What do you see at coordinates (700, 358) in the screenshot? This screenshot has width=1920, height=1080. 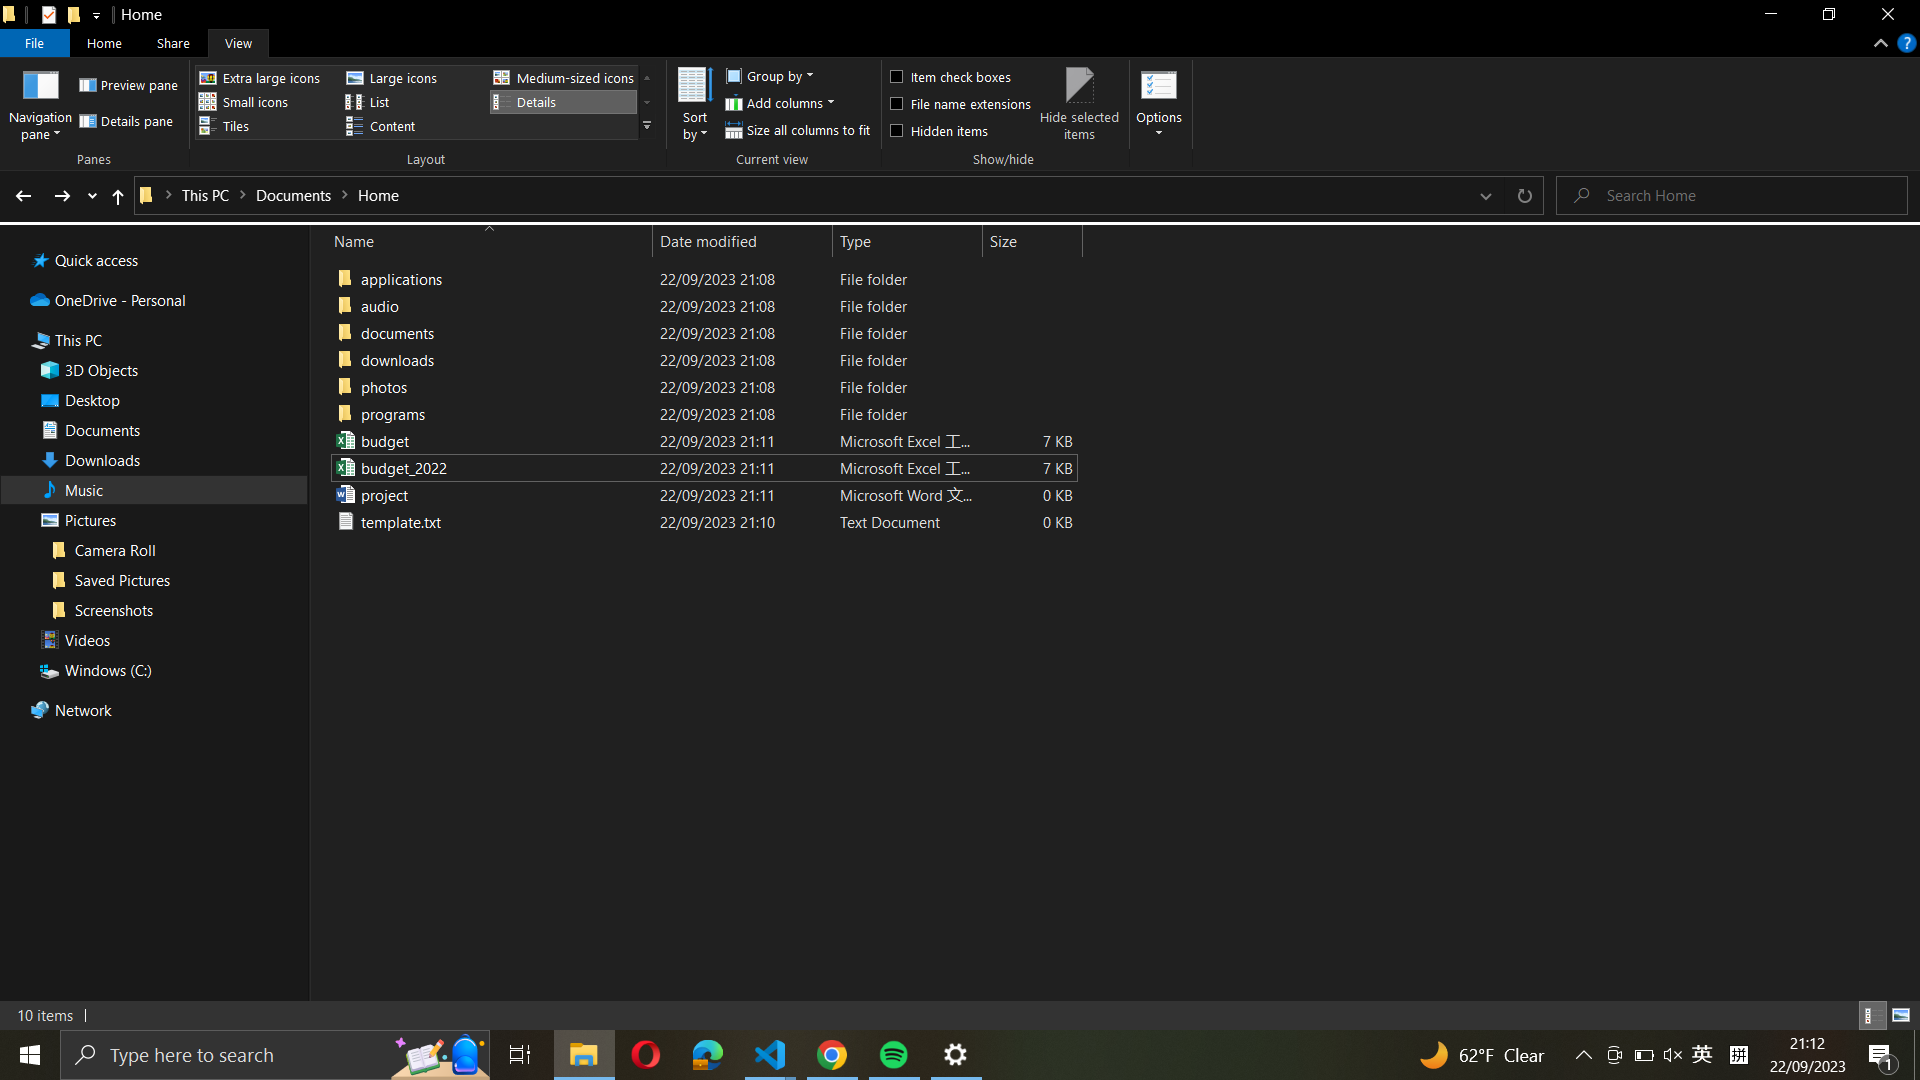 I see `Arrange the files by name in "documents" folder` at bounding box center [700, 358].